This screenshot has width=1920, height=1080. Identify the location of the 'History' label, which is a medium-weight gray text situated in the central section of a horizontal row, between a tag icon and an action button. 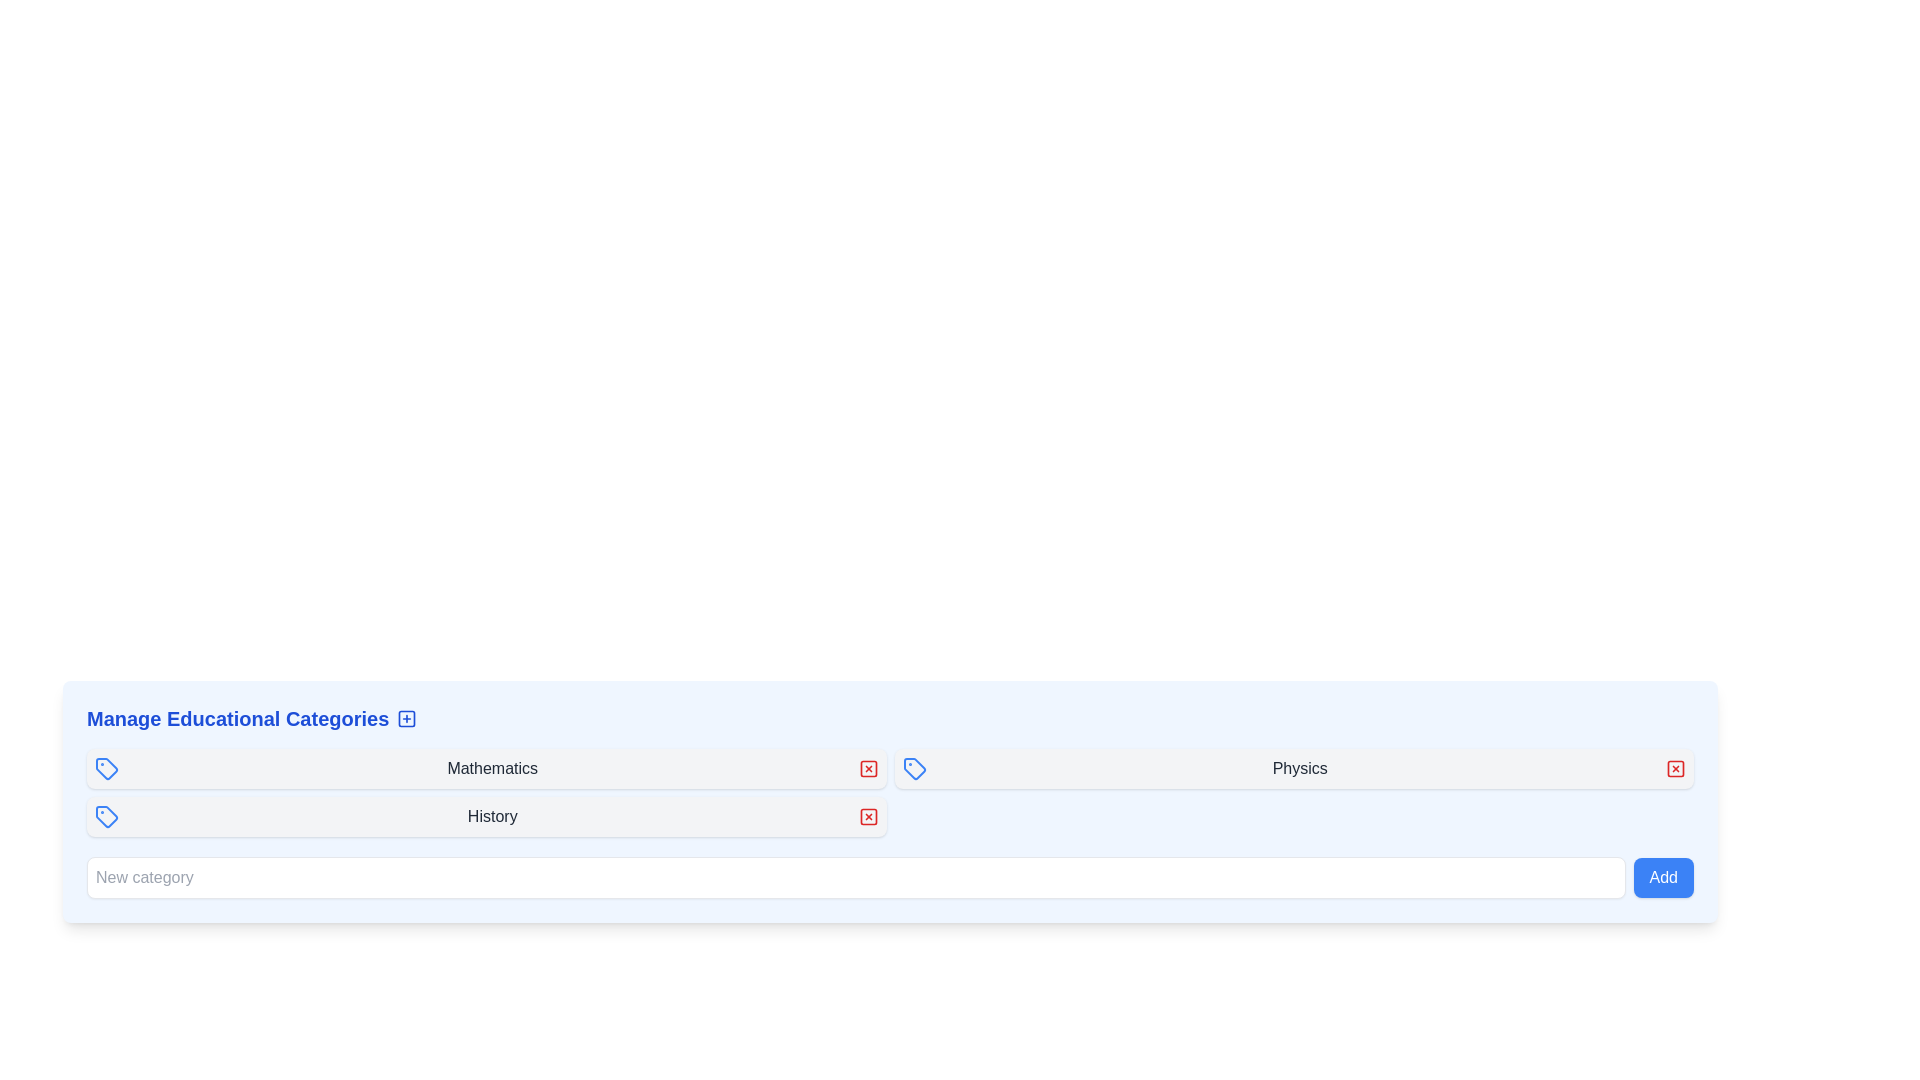
(492, 817).